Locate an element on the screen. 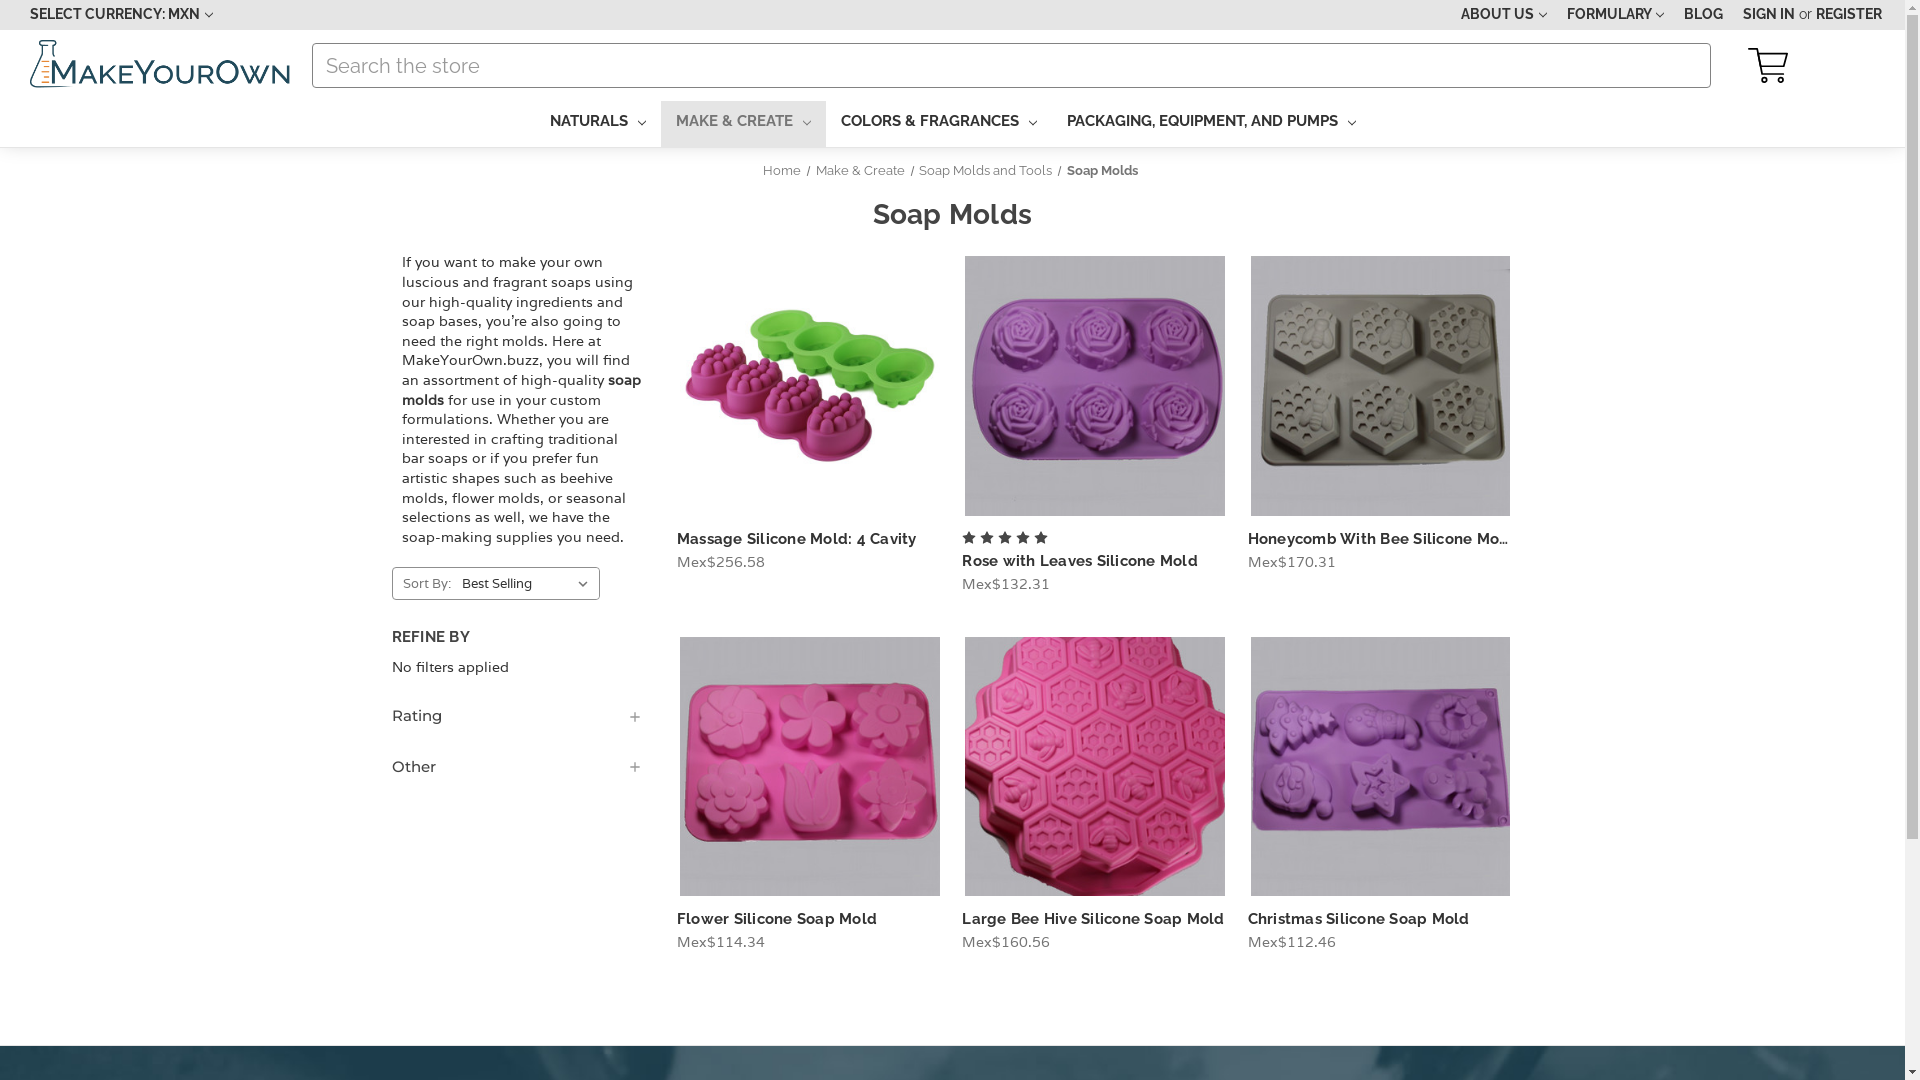  'BLOG' is located at coordinates (1674, 15).